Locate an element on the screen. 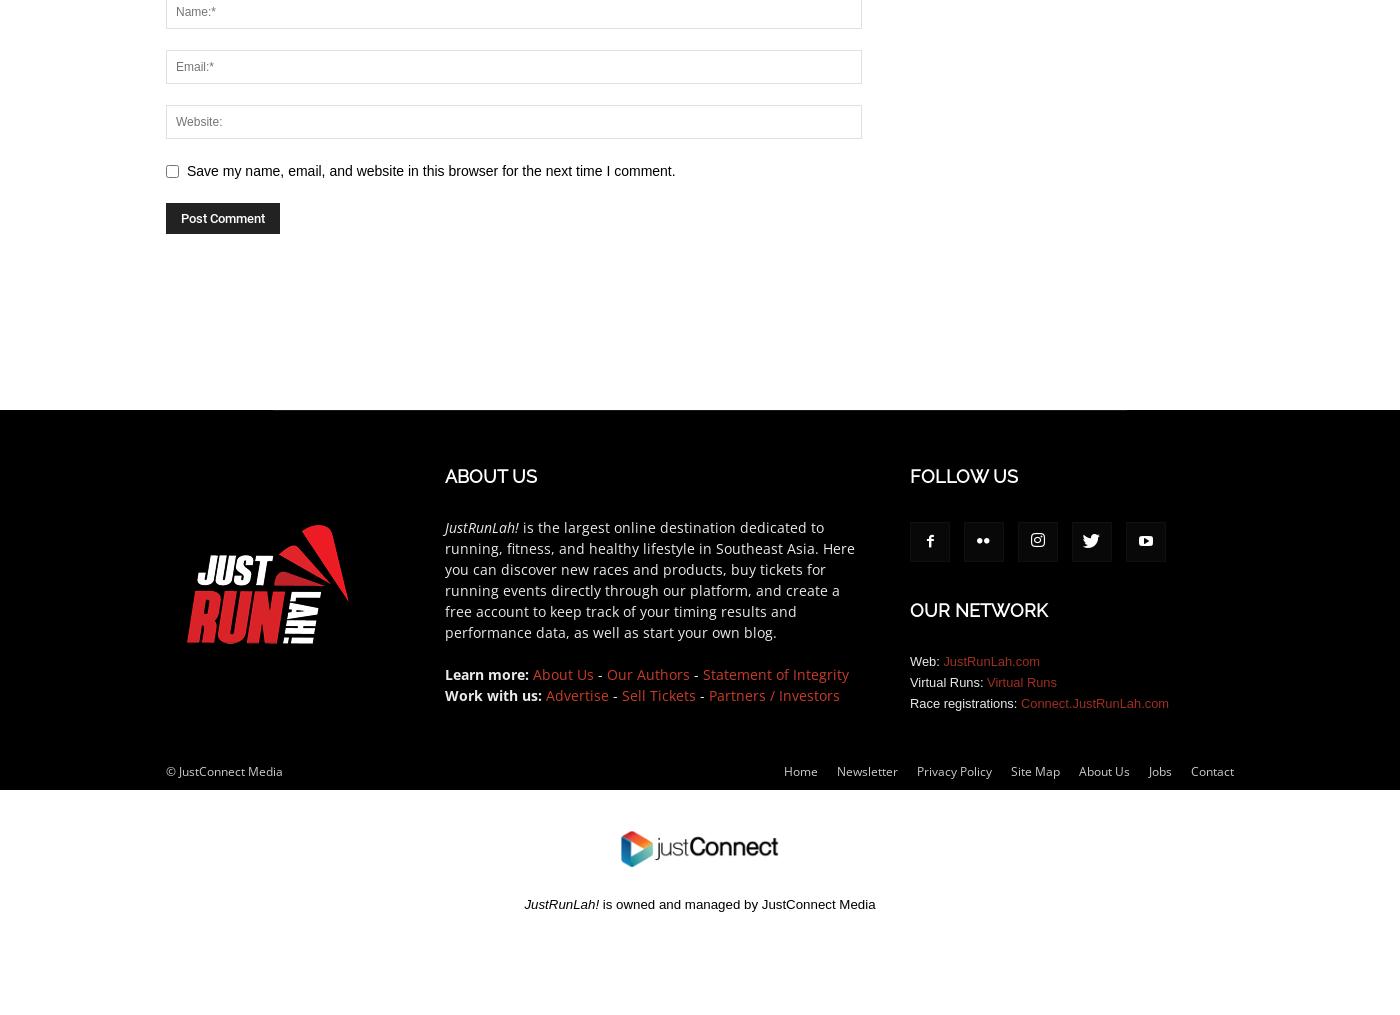 The height and width of the screenshot is (1015, 1400). 'Web:' is located at coordinates (926, 661).